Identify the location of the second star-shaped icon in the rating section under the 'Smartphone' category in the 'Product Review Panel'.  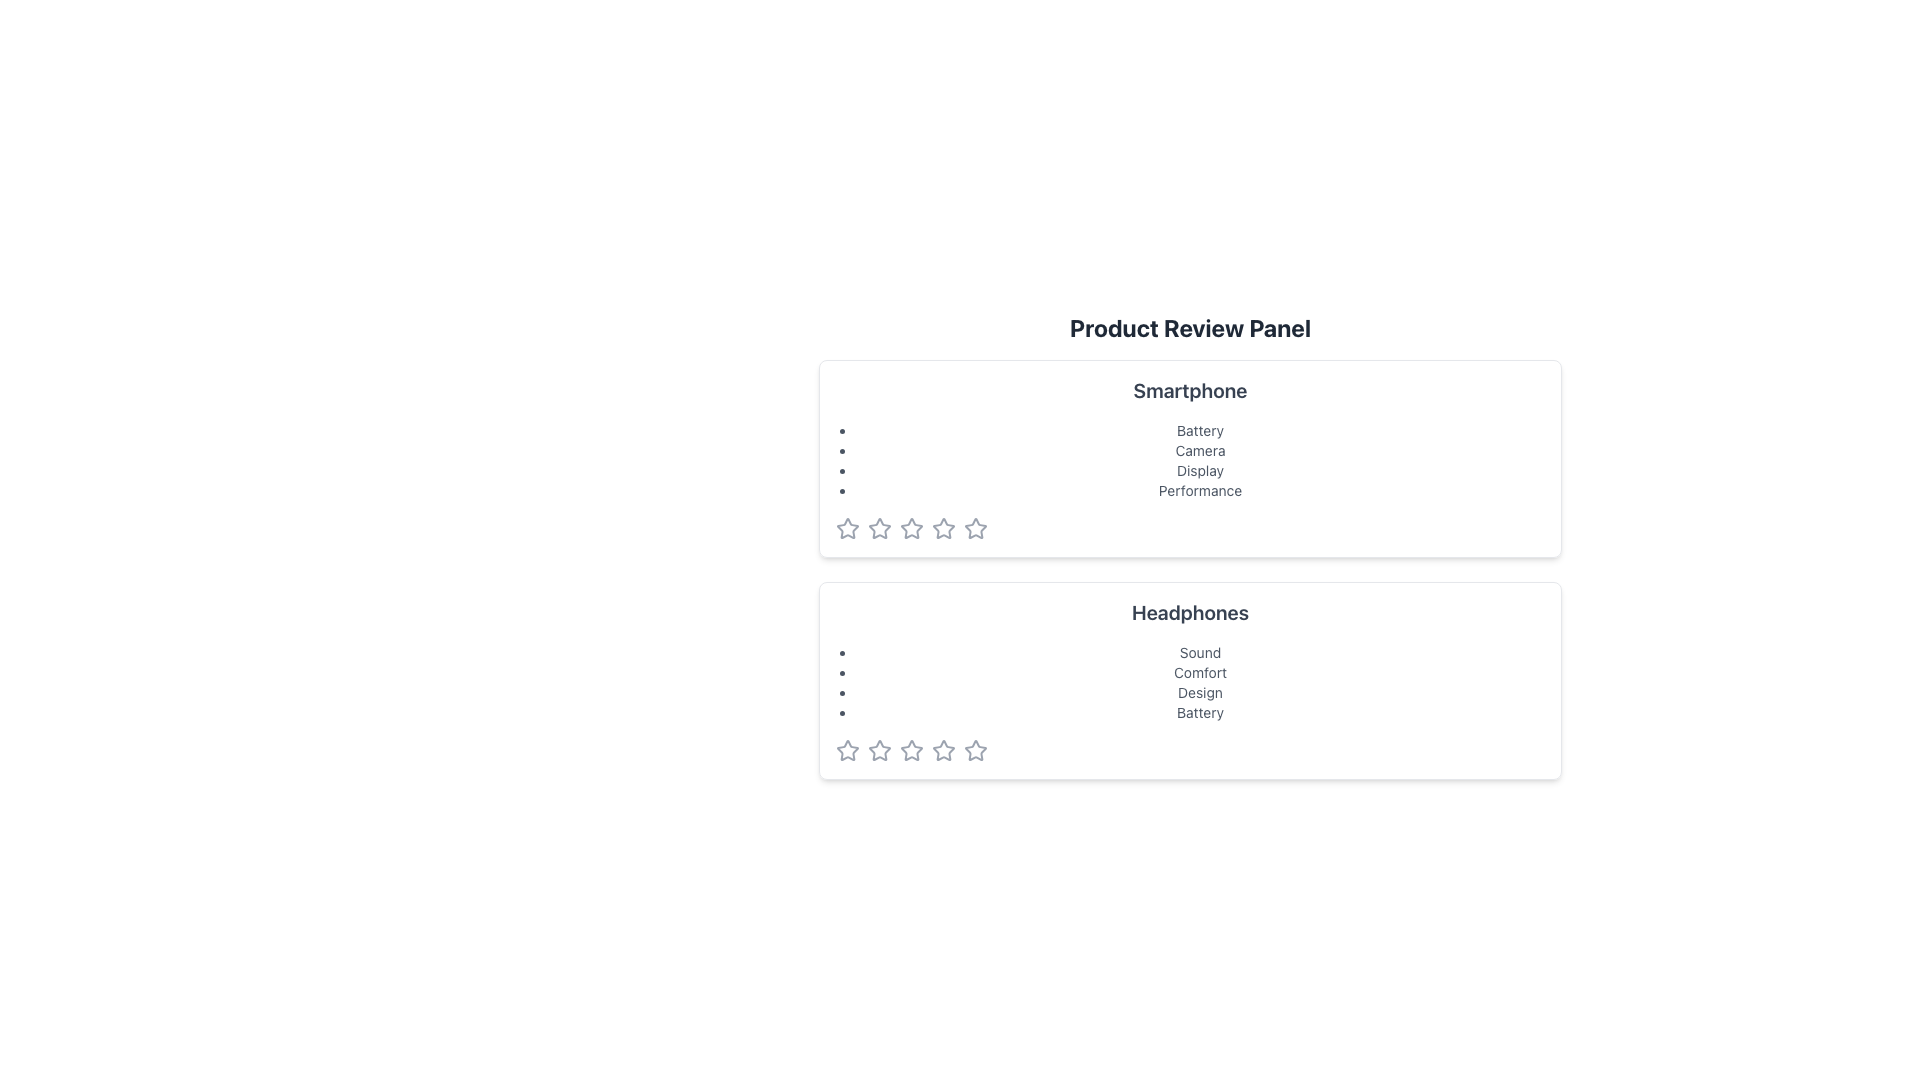
(943, 527).